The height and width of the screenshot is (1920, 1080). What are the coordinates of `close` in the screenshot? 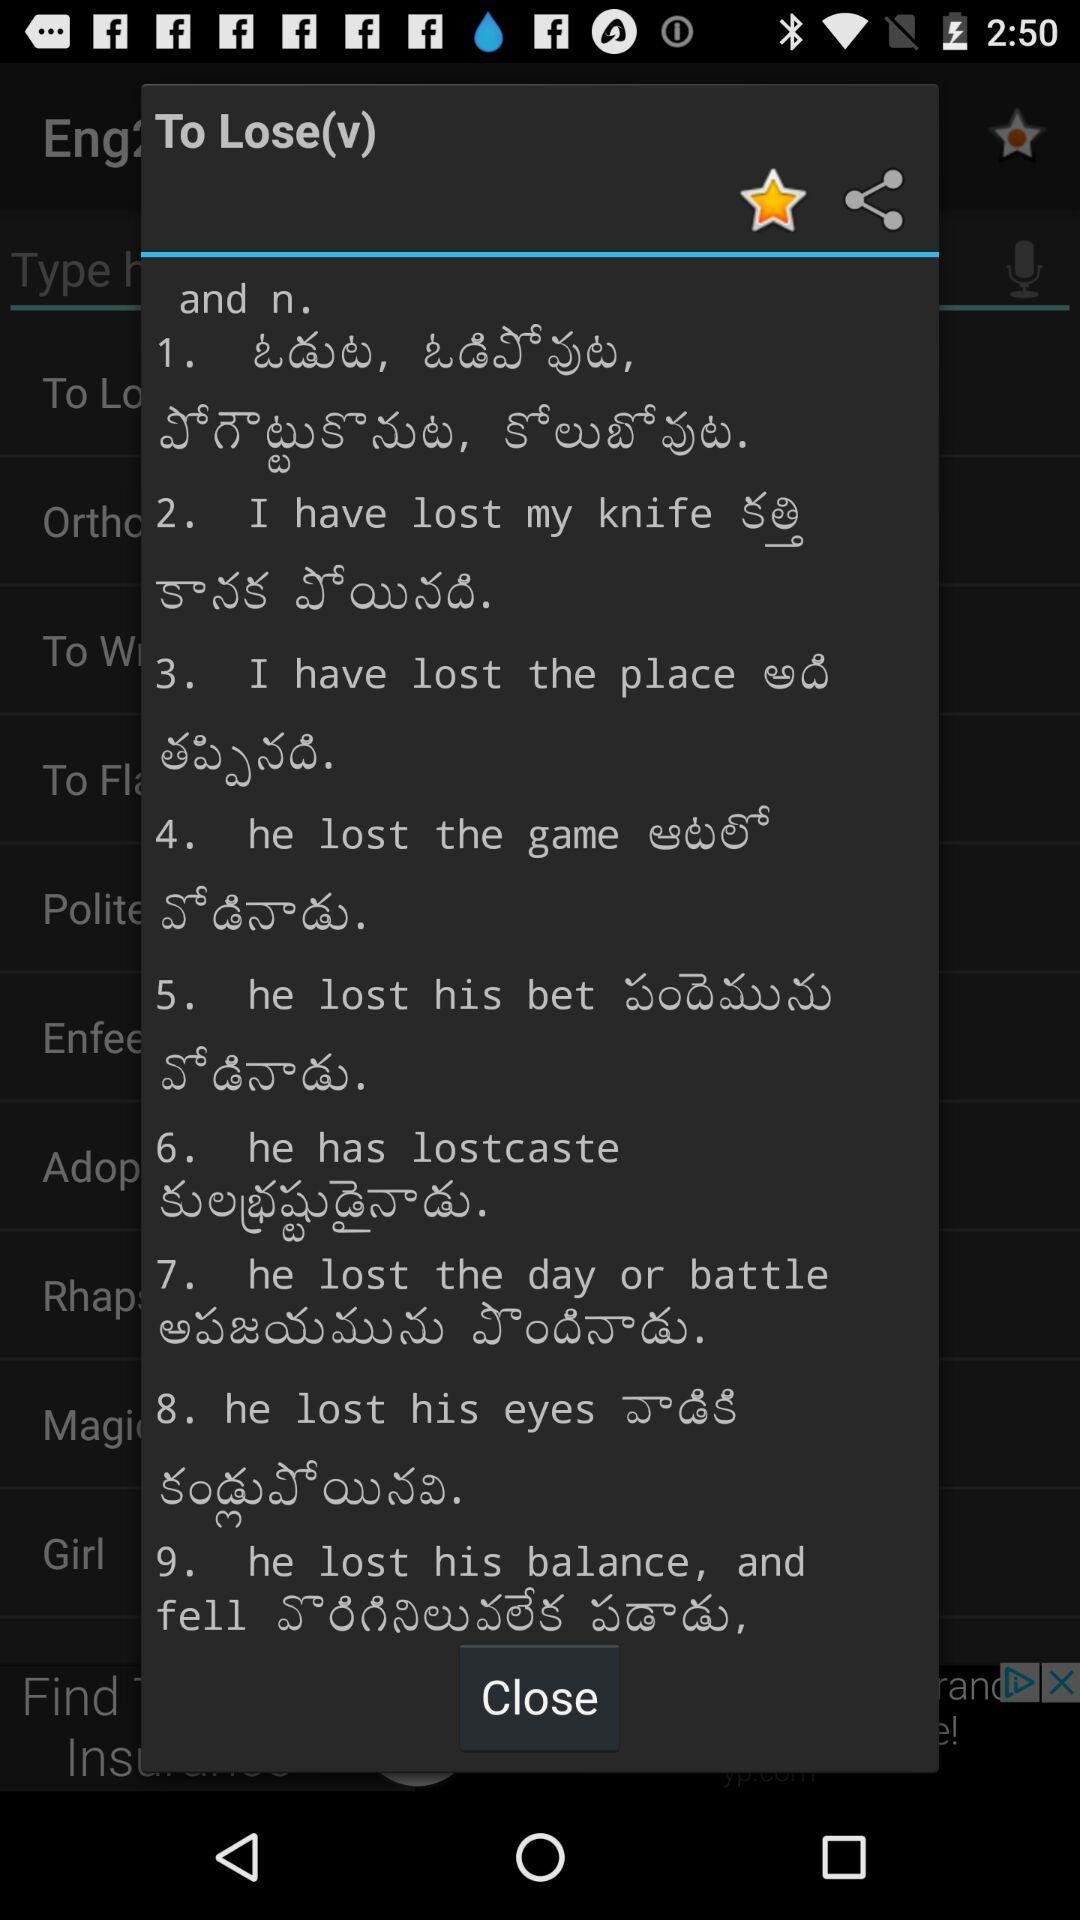 It's located at (538, 1695).